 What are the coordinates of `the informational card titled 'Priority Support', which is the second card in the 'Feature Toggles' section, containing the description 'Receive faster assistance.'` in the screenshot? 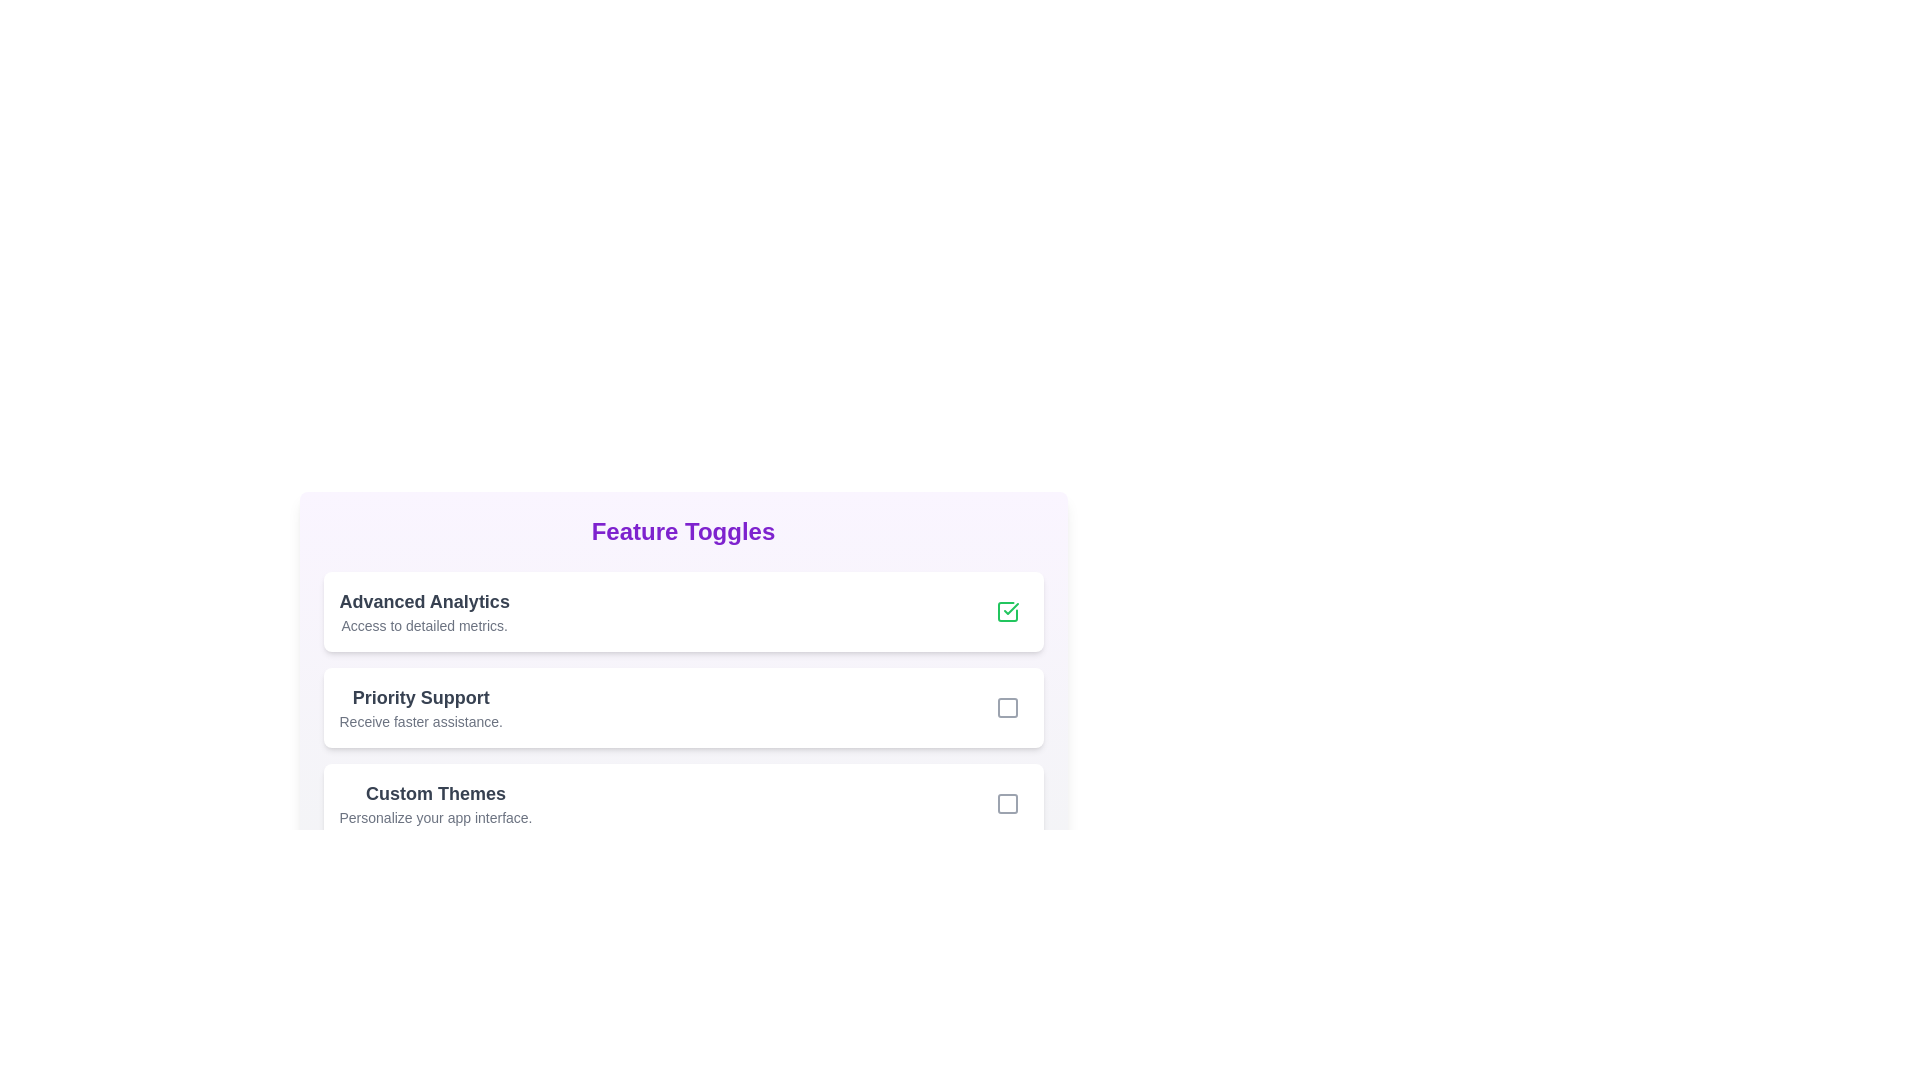 It's located at (683, 678).